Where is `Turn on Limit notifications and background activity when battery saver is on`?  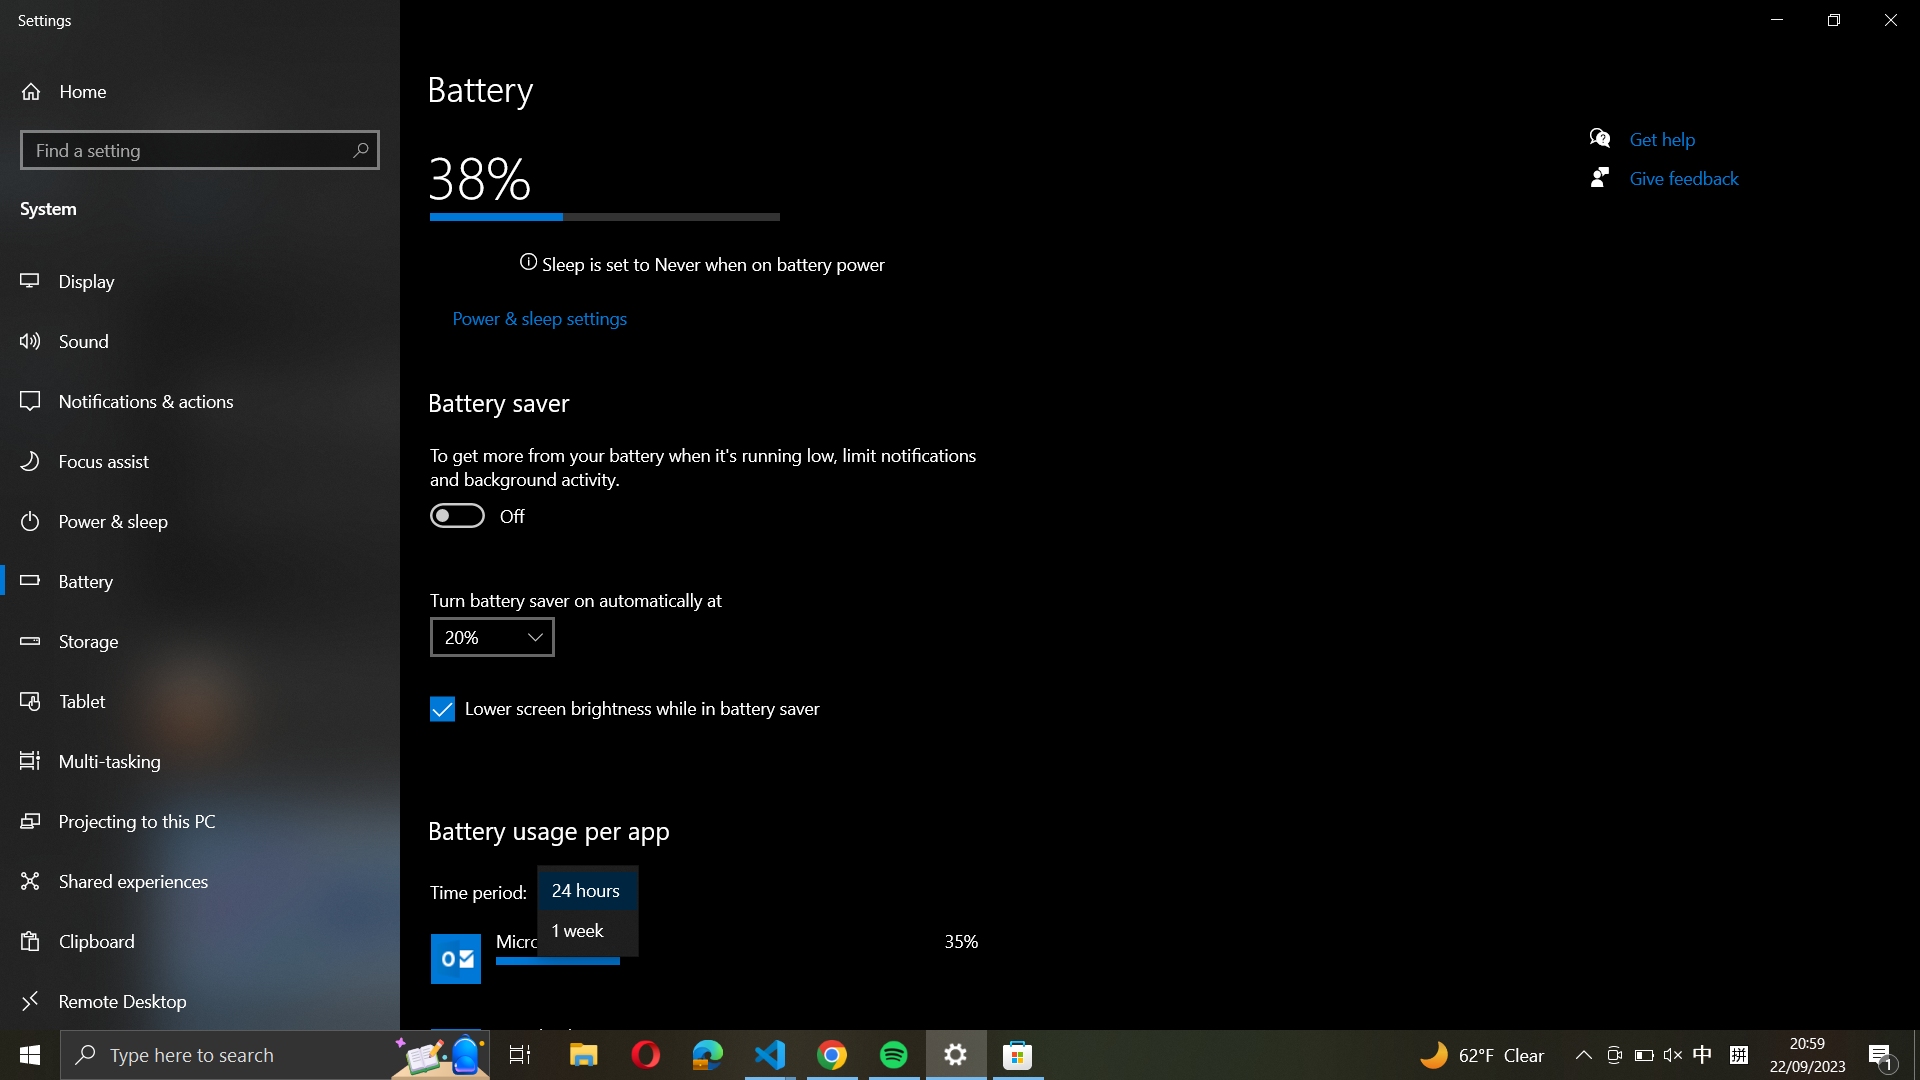
Turn on Limit notifications and background activity when battery saver is on is located at coordinates (455, 514).